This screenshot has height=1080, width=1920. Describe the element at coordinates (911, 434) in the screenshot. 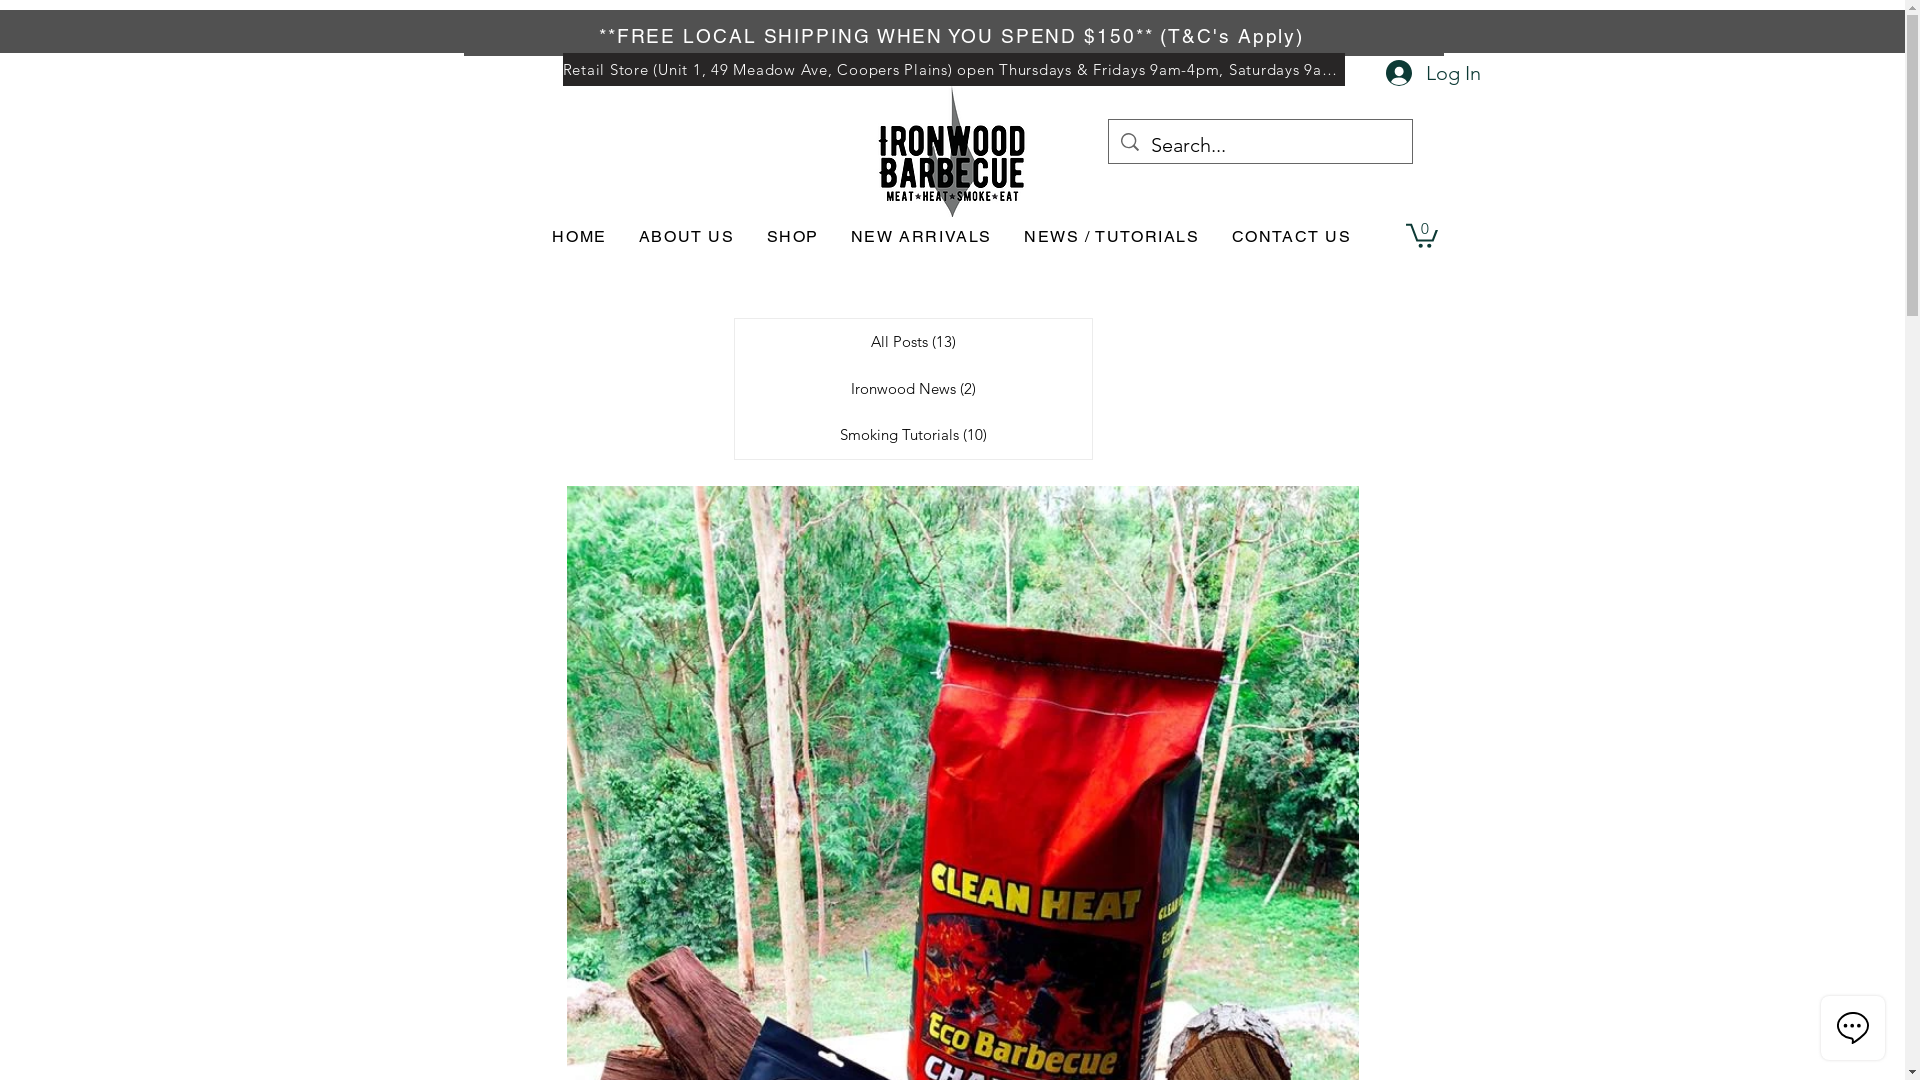

I see `'Smoking Tutorials (10)'` at that location.